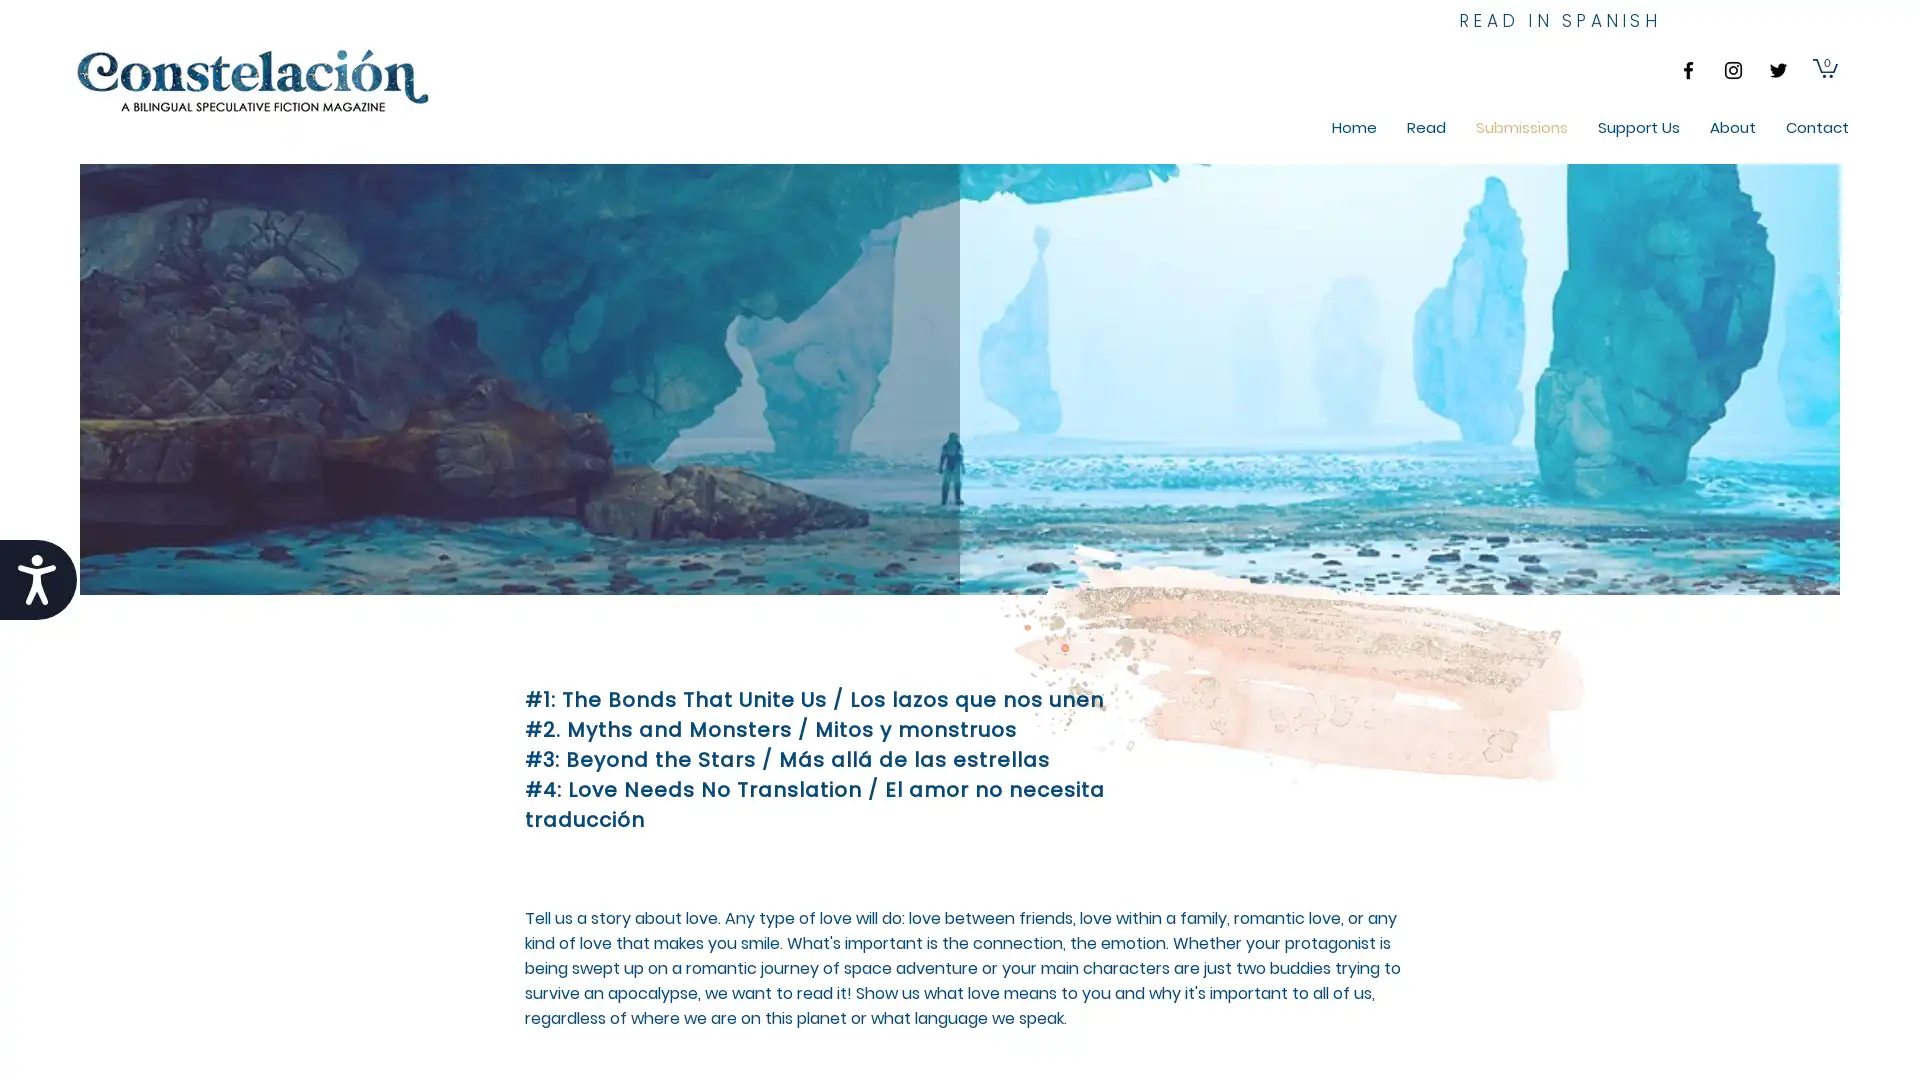 This screenshot has width=1920, height=1080. Describe the element at coordinates (1895, 1044) in the screenshot. I see `Close` at that location.